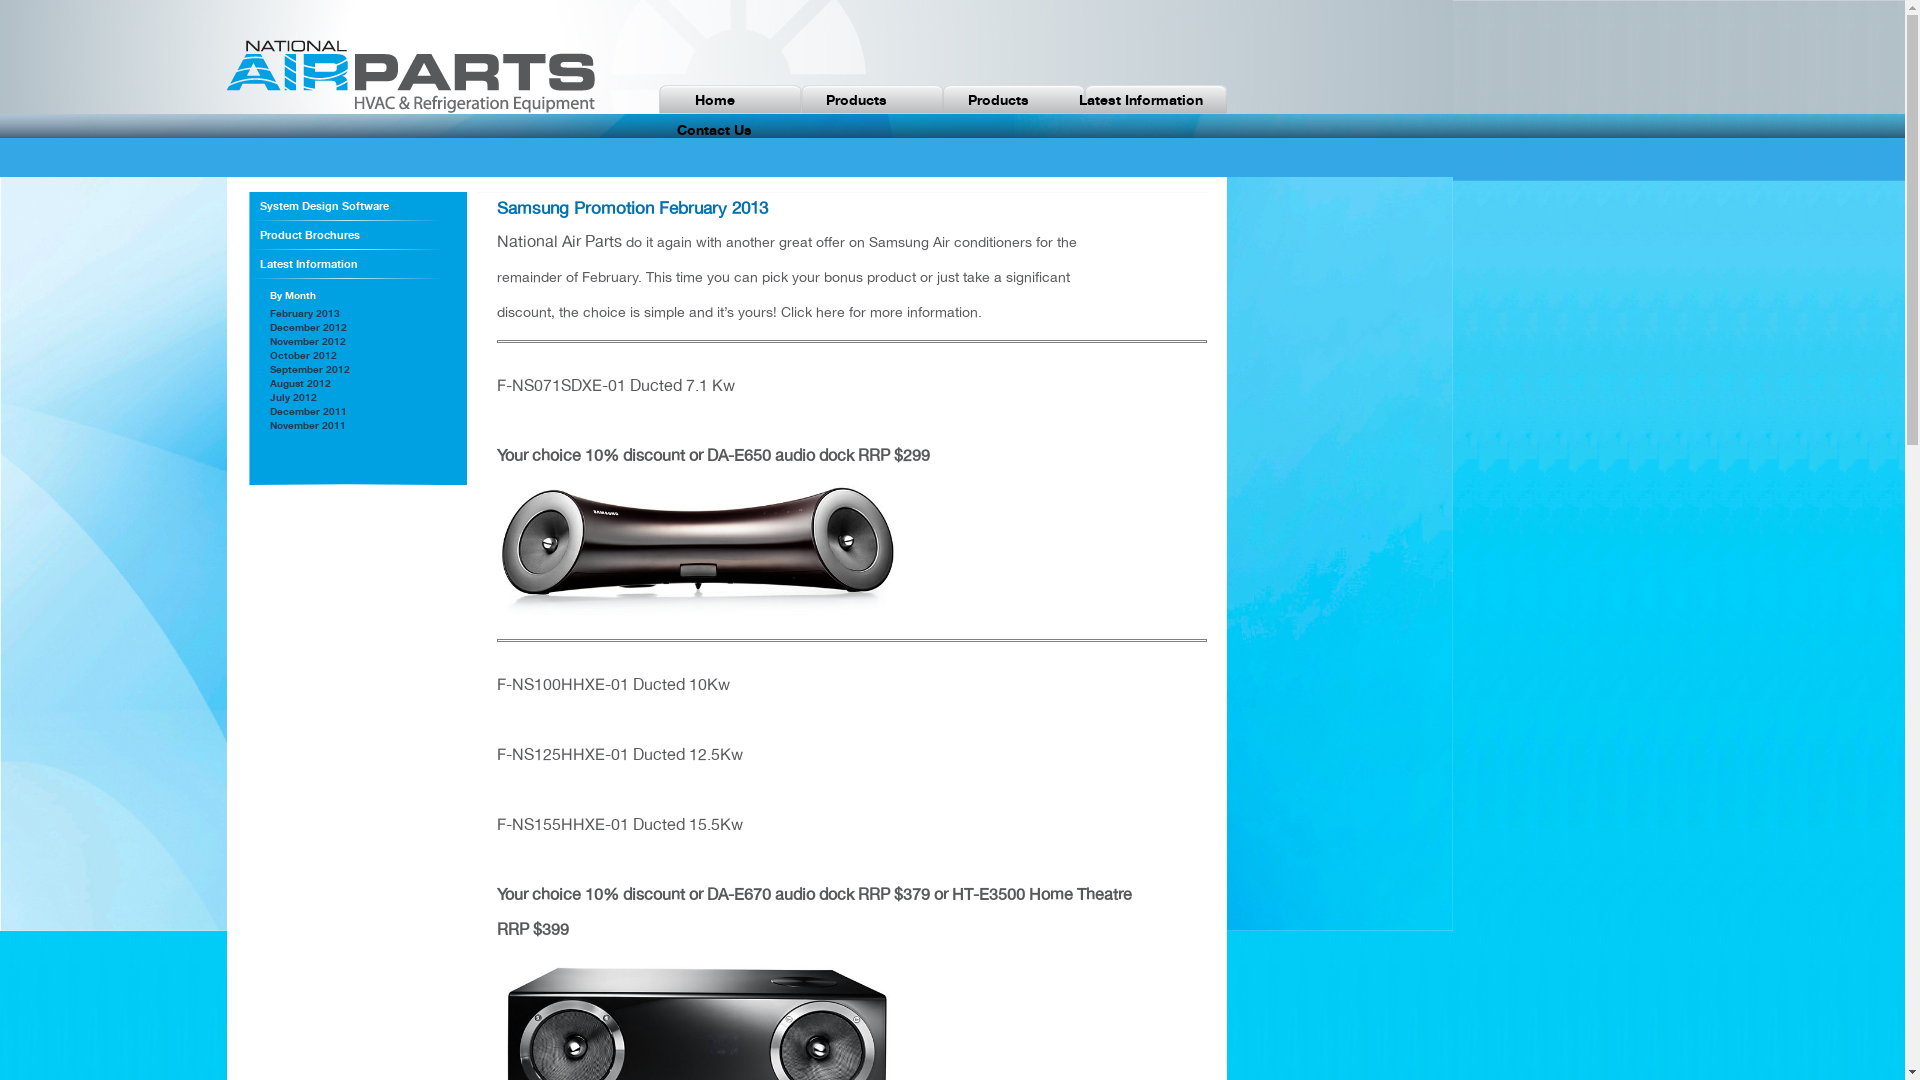 The image size is (1920, 1080). Describe the element at coordinates (715, 100) in the screenshot. I see `'Home'` at that location.